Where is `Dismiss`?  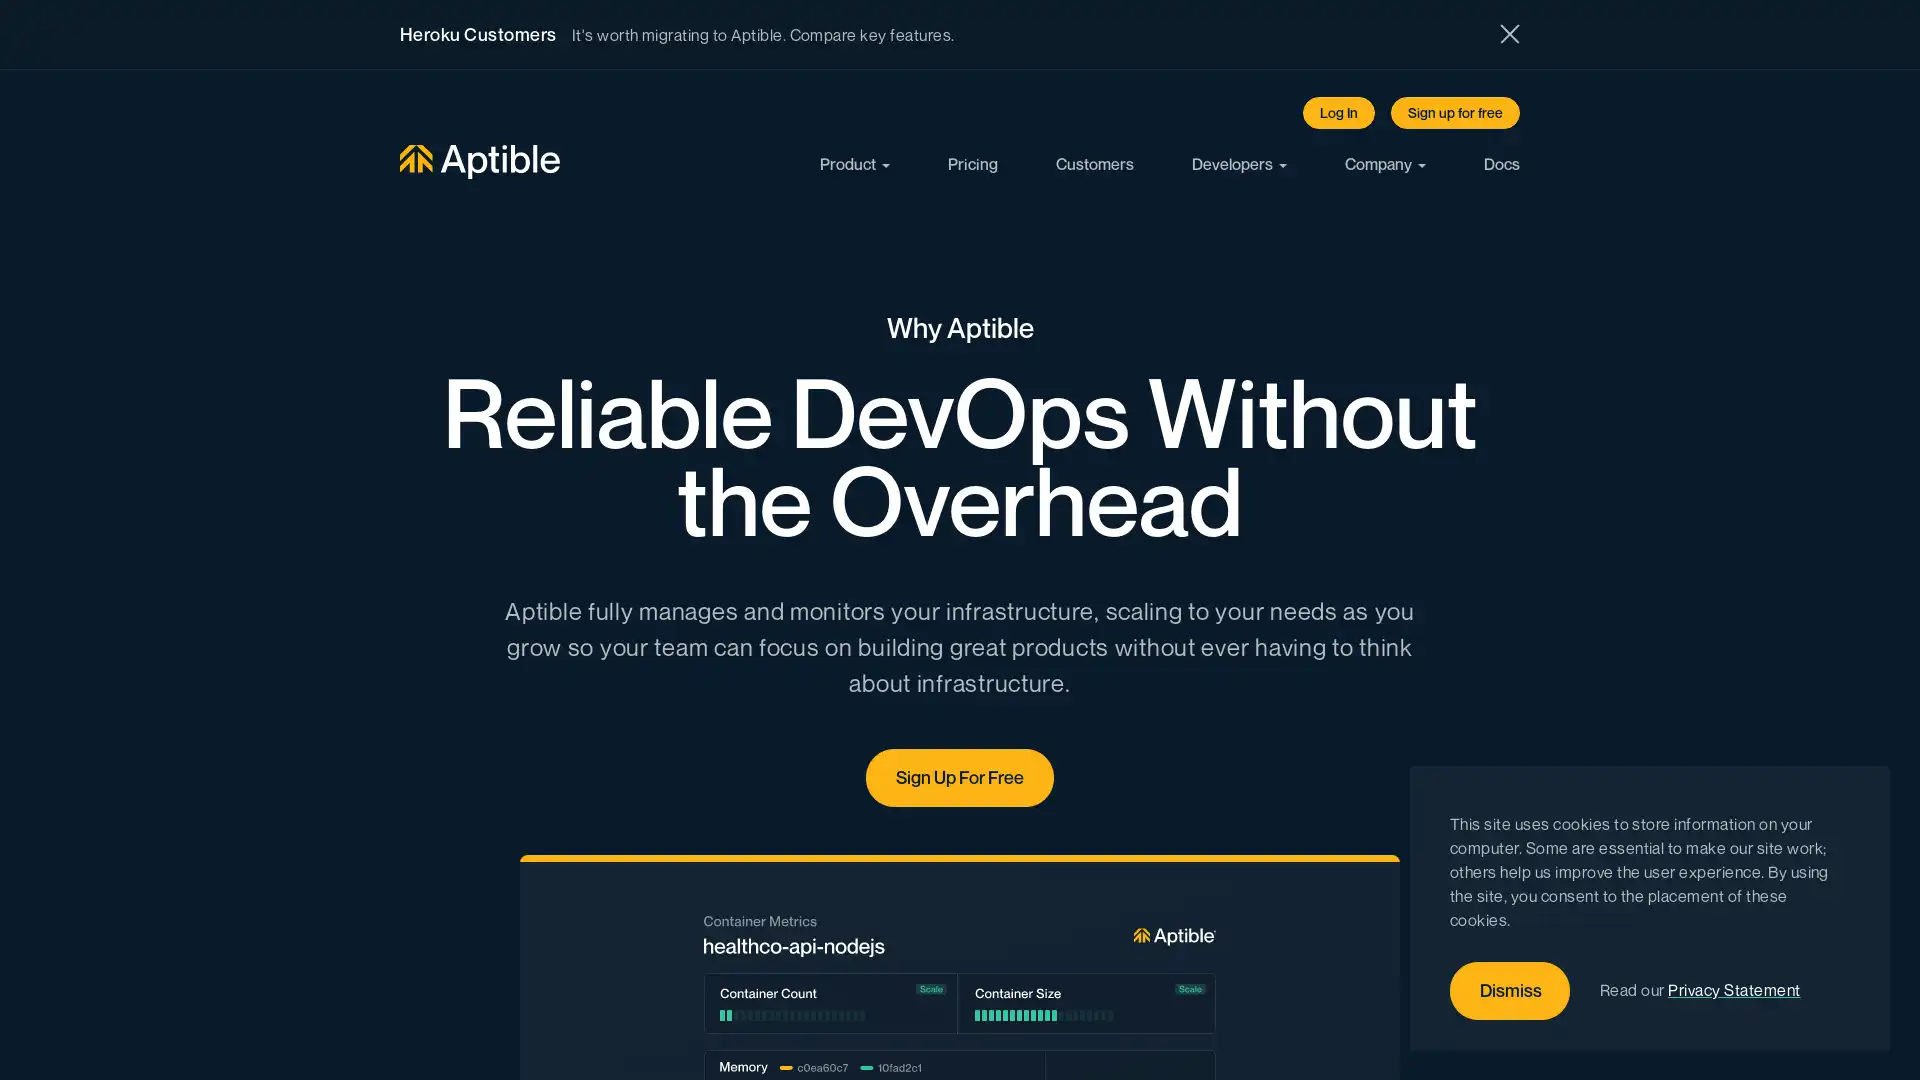
Dismiss is located at coordinates (1510, 991).